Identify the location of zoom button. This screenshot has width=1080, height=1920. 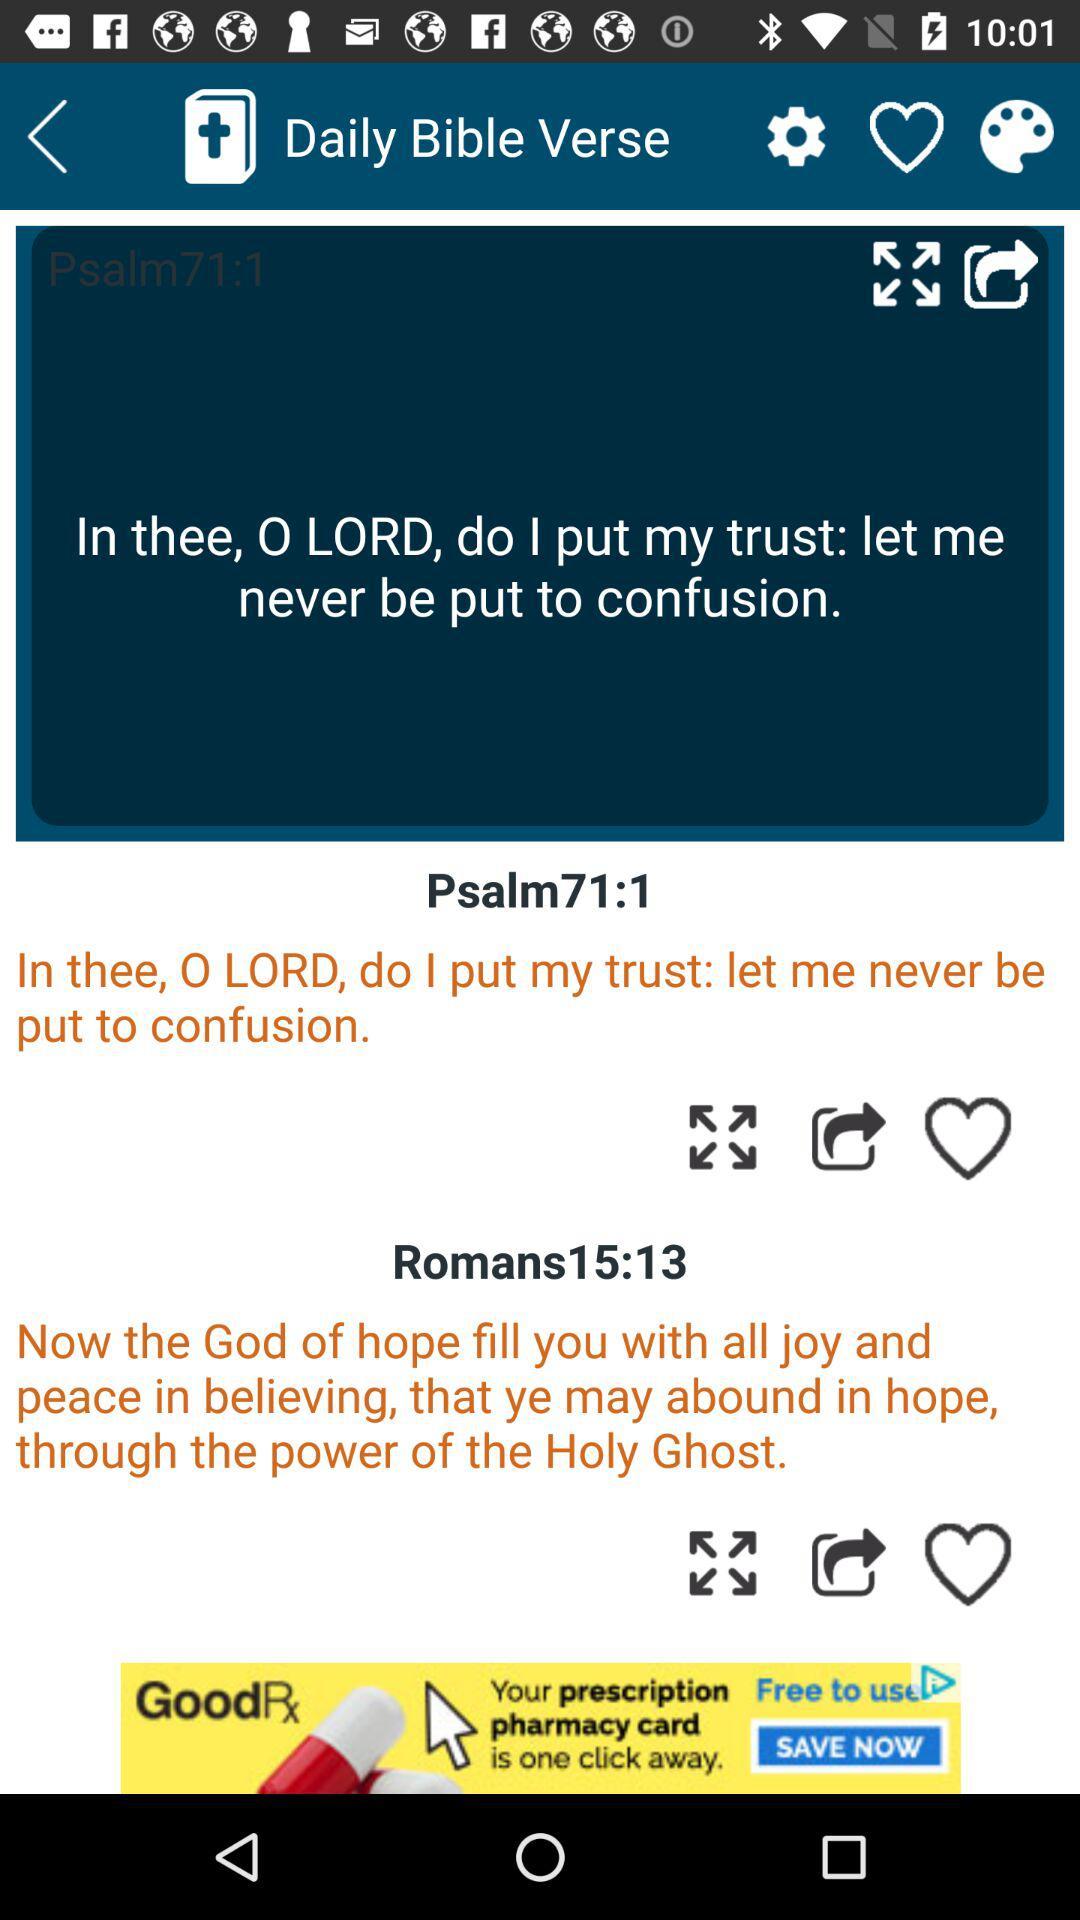
(722, 1561).